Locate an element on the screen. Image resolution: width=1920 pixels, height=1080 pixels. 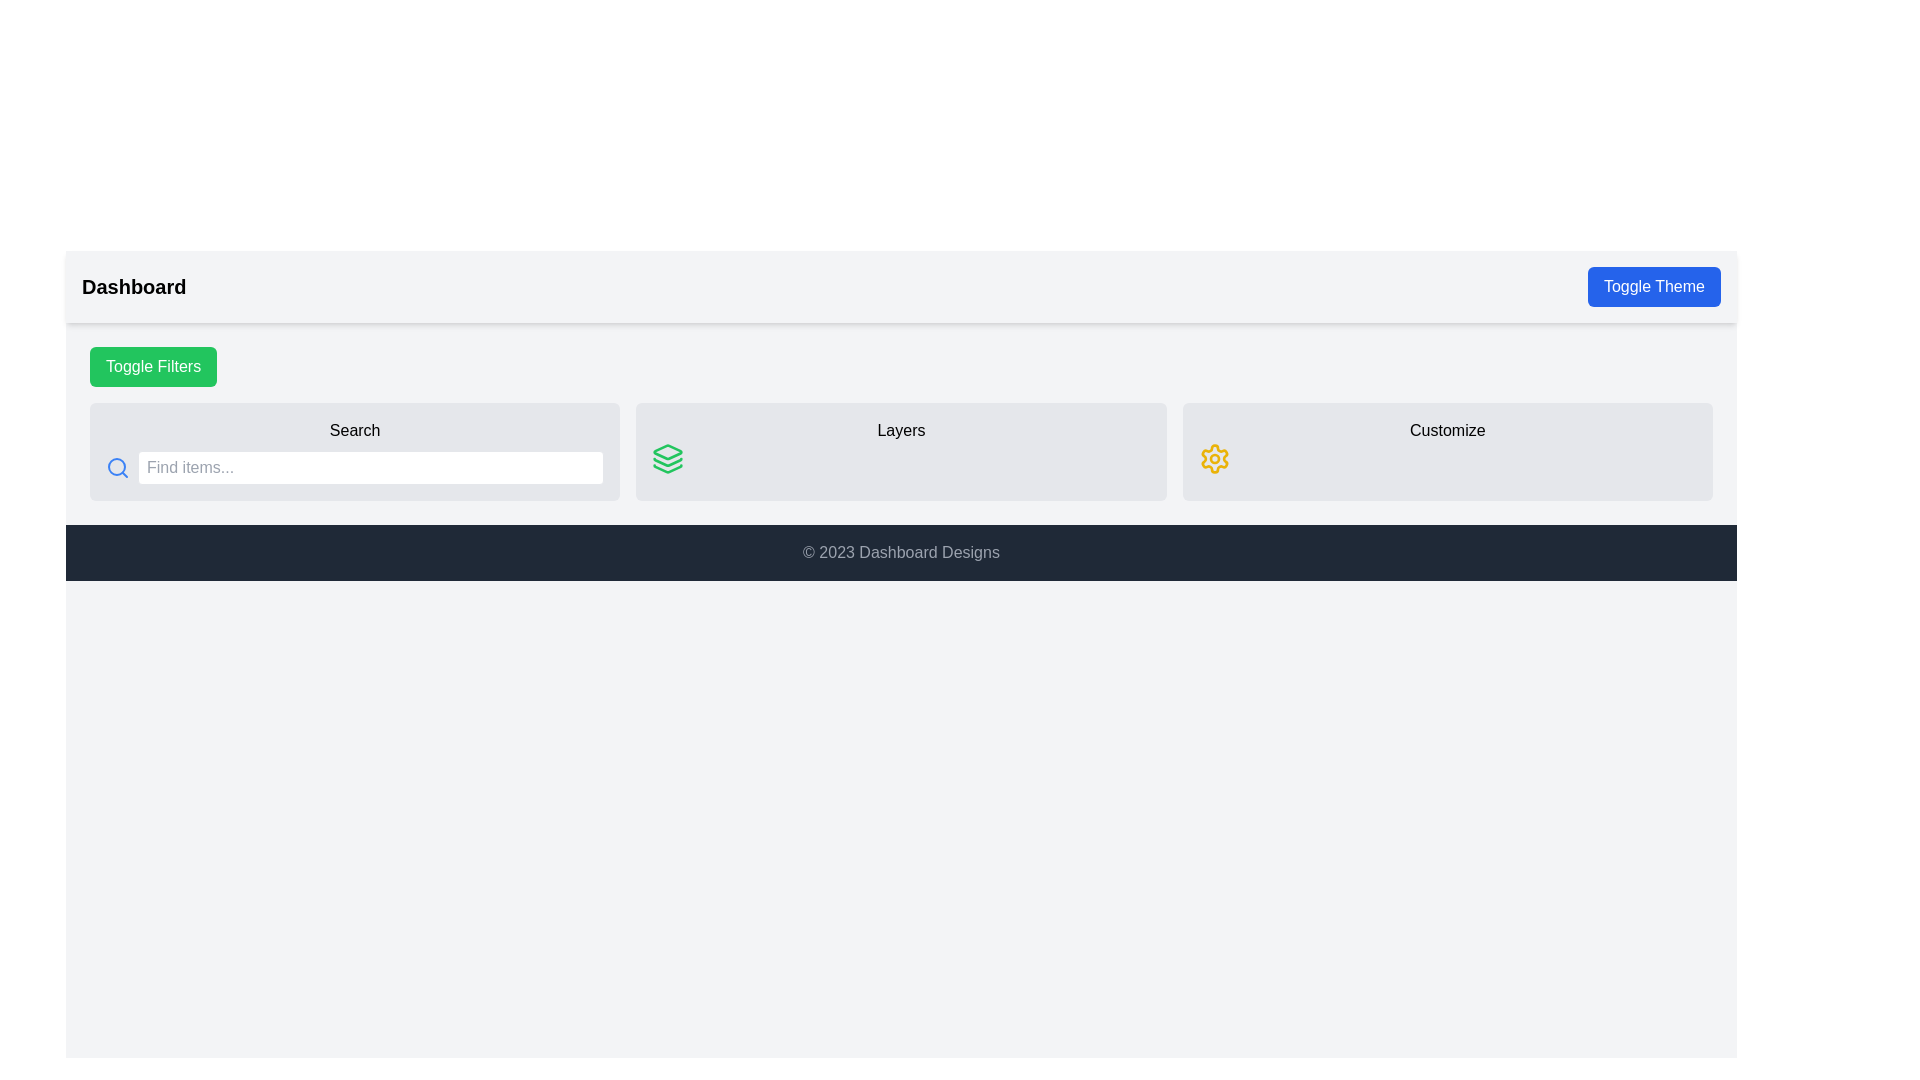
the toggle button located below the 'Dashboard' heading to change the visibility of filters in the interface is located at coordinates (152, 366).